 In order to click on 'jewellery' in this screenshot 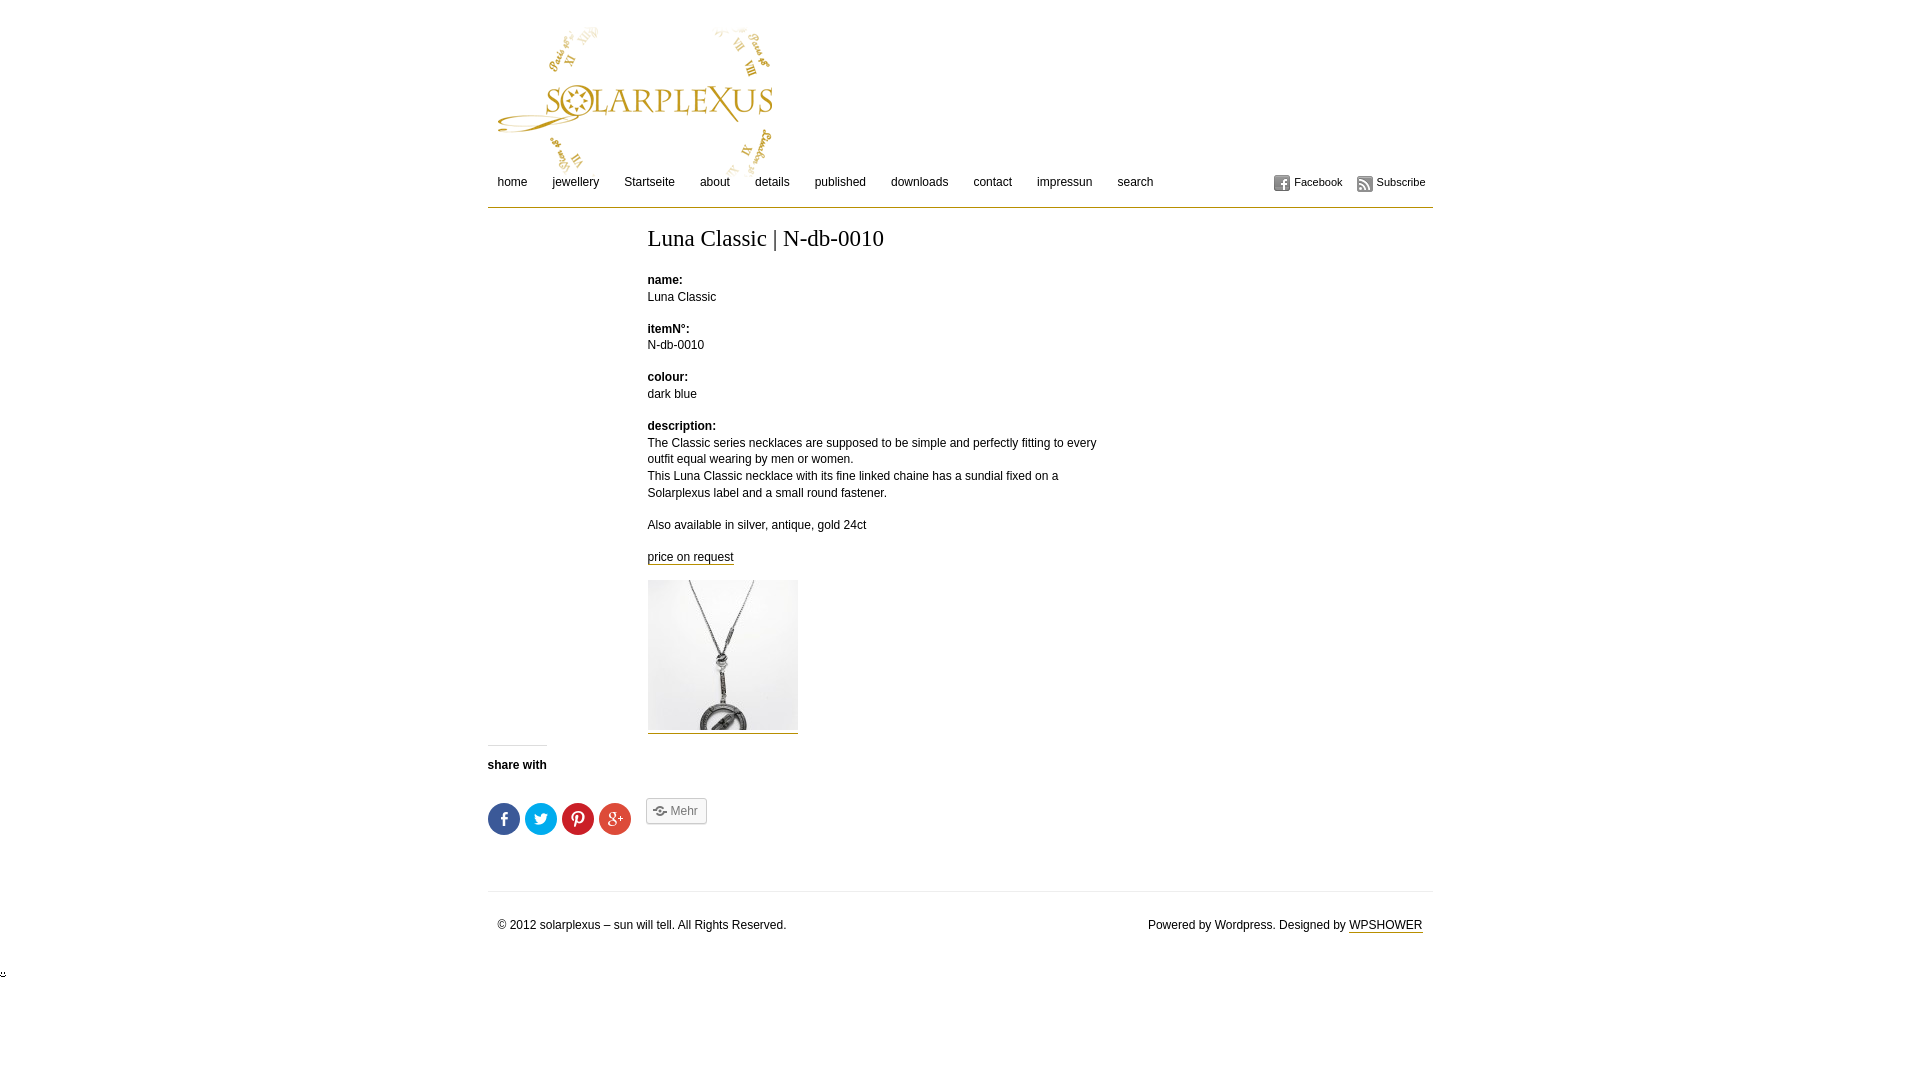, I will do `click(575, 181)`.